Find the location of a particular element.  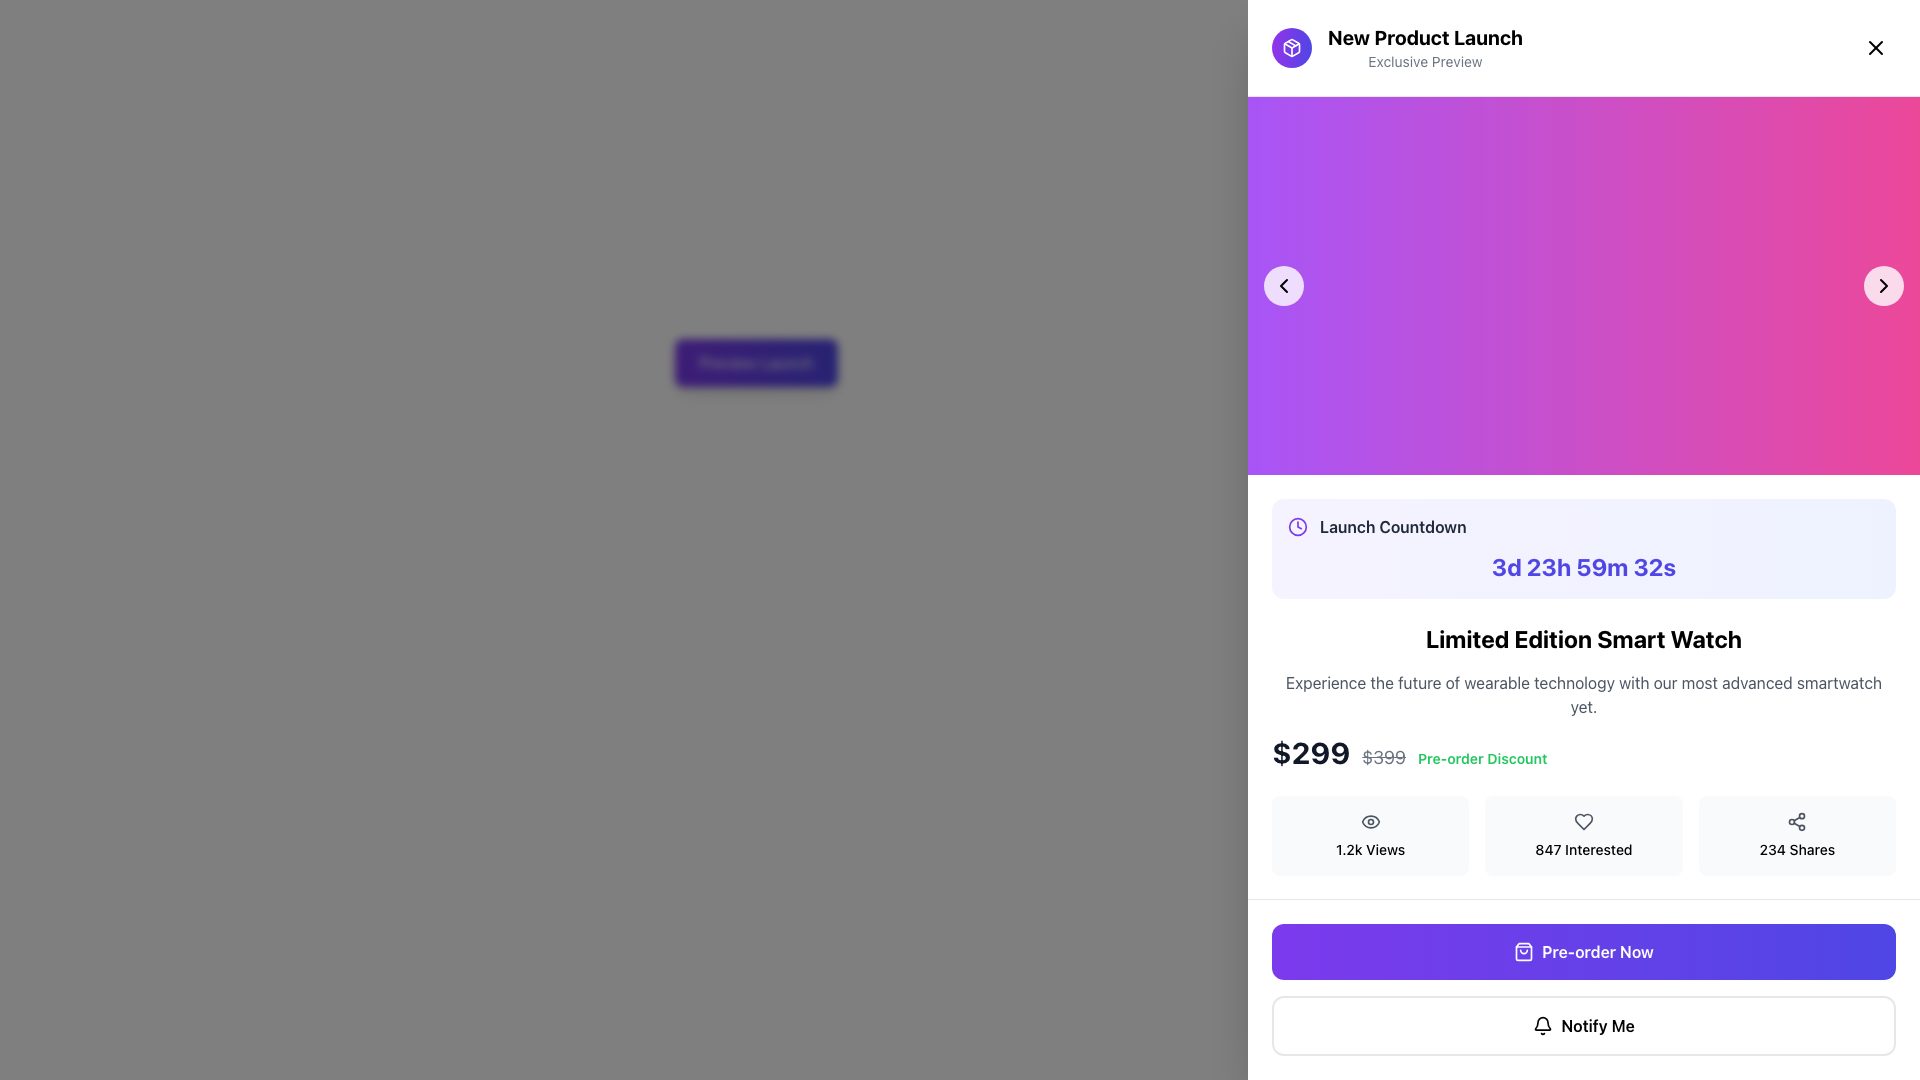

the dismiss button located in the upper-right corner of the 'New Product Launch Exclusive Preview' header section is located at coordinates (1875, 46).